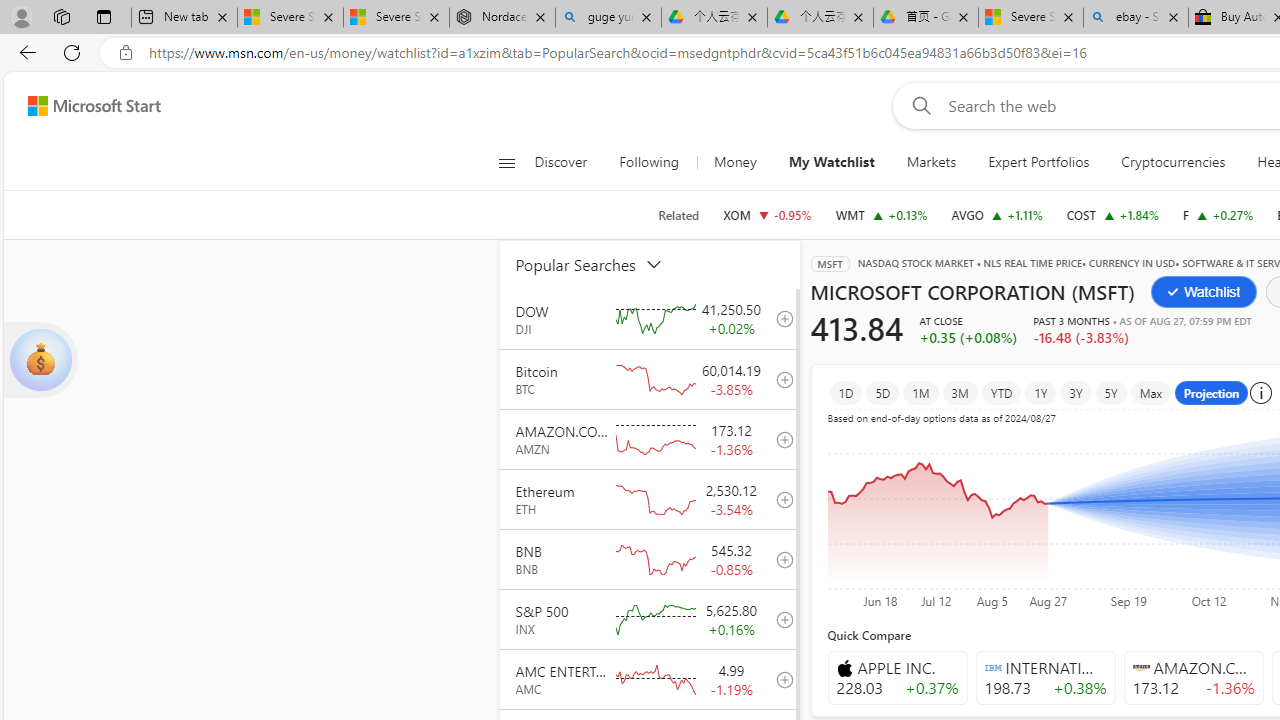 This screenshot has width=1280, height=720. What do you see at coordinates (21, 16) in the screenshot?
I see `'Personal Profile'` at bounding box center [21, 16].